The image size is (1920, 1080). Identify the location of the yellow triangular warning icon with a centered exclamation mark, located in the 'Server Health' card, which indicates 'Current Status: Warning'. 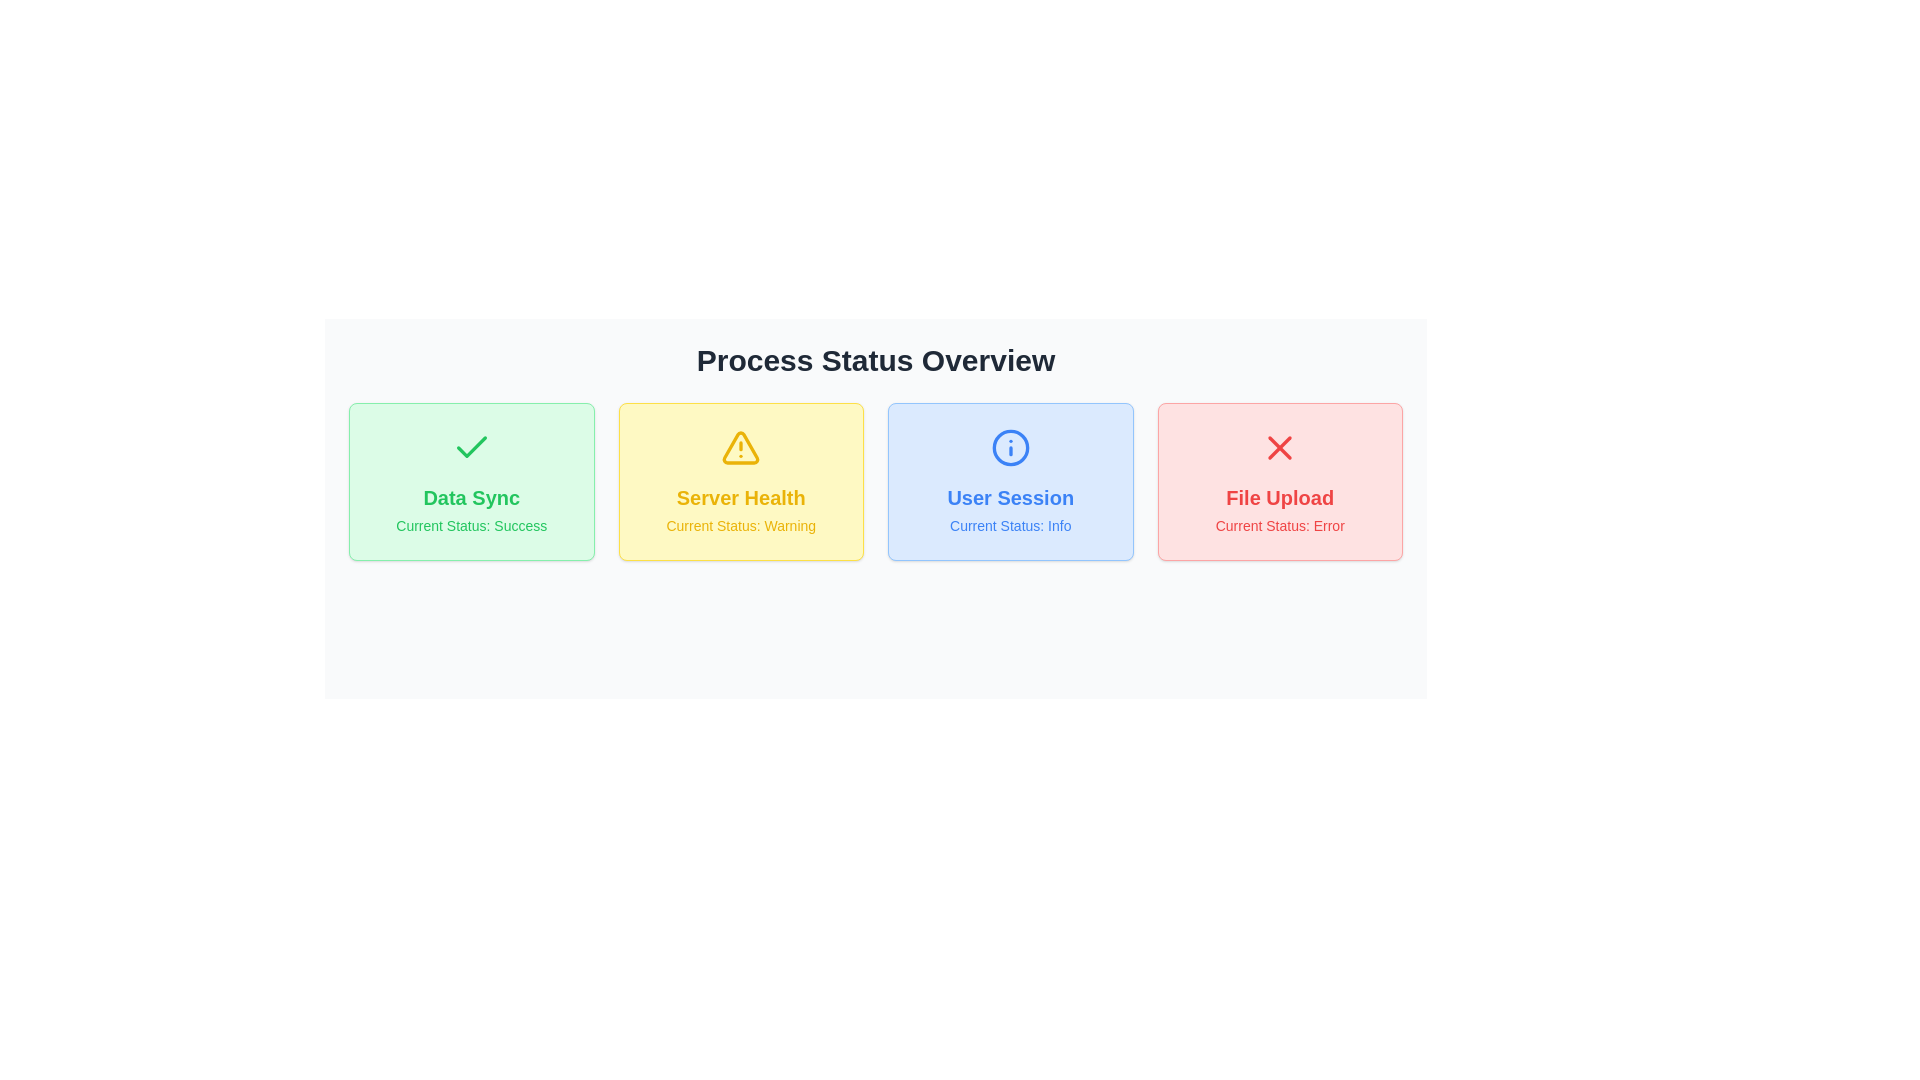
(740, 446).